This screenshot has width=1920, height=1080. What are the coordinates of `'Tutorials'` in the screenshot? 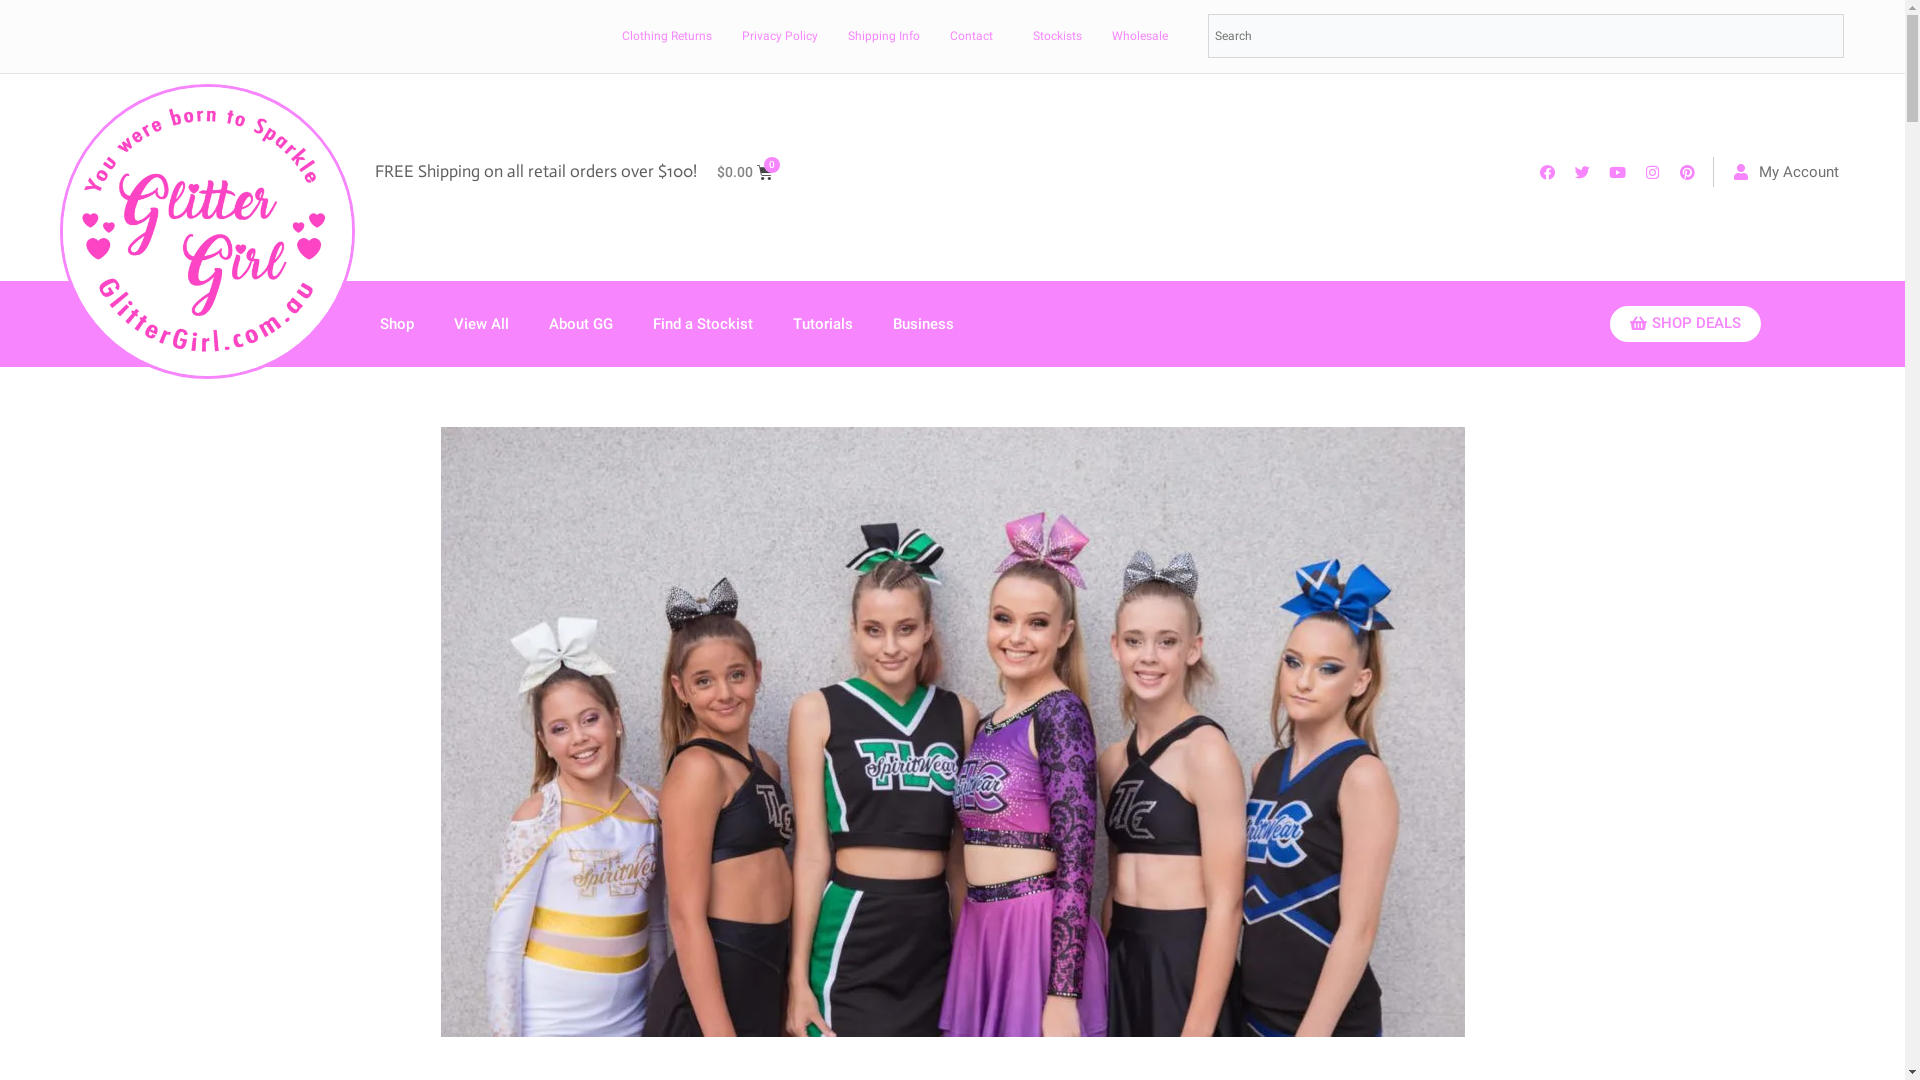 It's located at (822, 323).